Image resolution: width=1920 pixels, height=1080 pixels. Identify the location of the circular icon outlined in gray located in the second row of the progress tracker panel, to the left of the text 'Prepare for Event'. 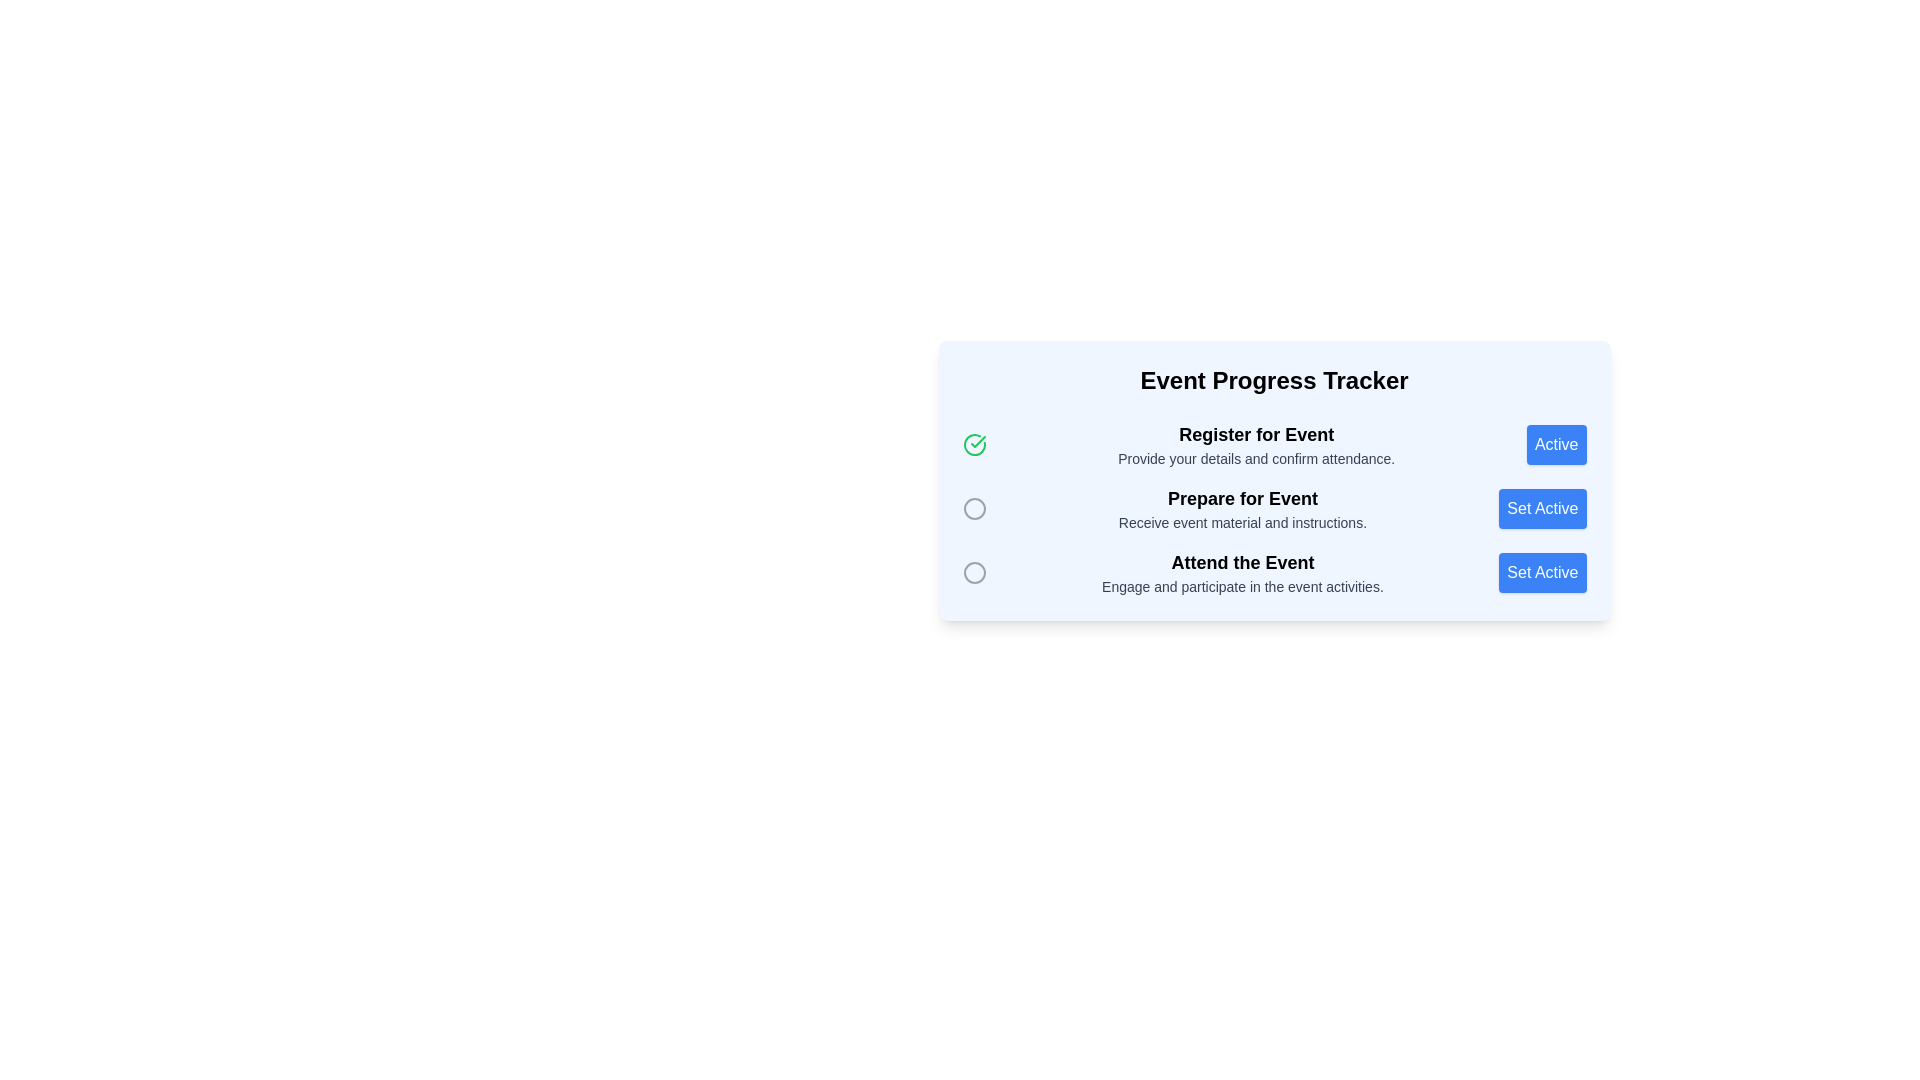
(982, 508).